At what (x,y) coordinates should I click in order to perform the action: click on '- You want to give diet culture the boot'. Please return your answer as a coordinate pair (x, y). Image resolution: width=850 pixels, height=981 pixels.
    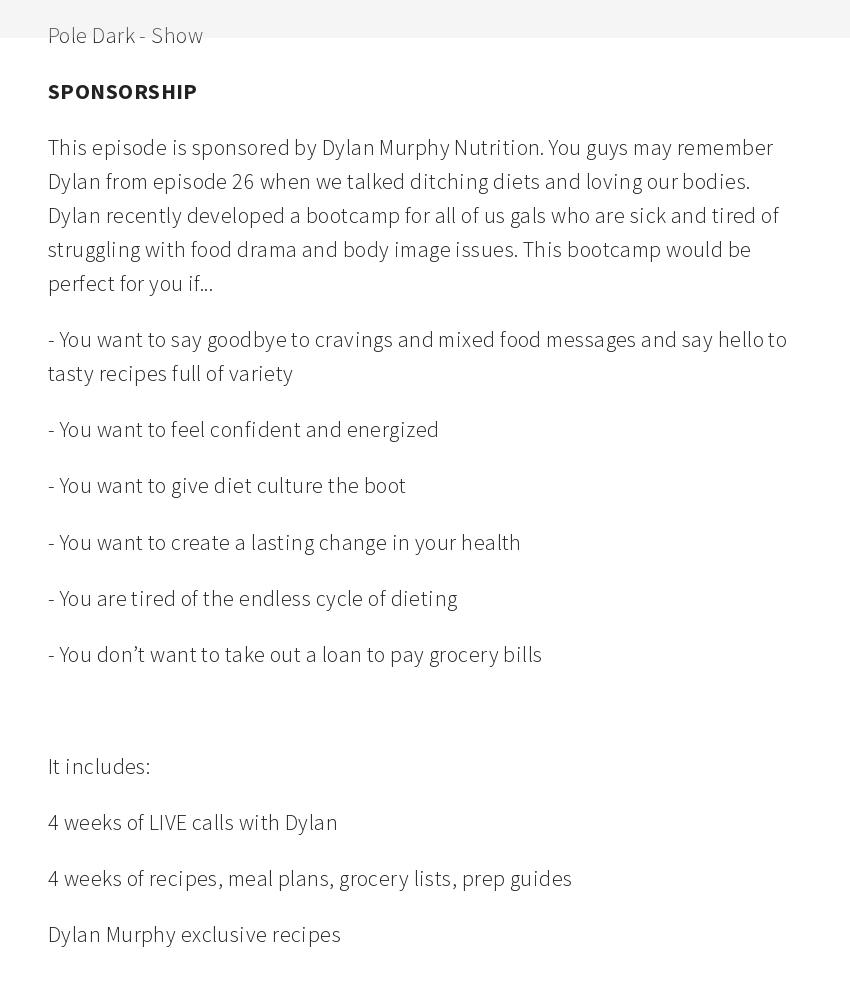
    Looking at the image, I should click on (48, 484).